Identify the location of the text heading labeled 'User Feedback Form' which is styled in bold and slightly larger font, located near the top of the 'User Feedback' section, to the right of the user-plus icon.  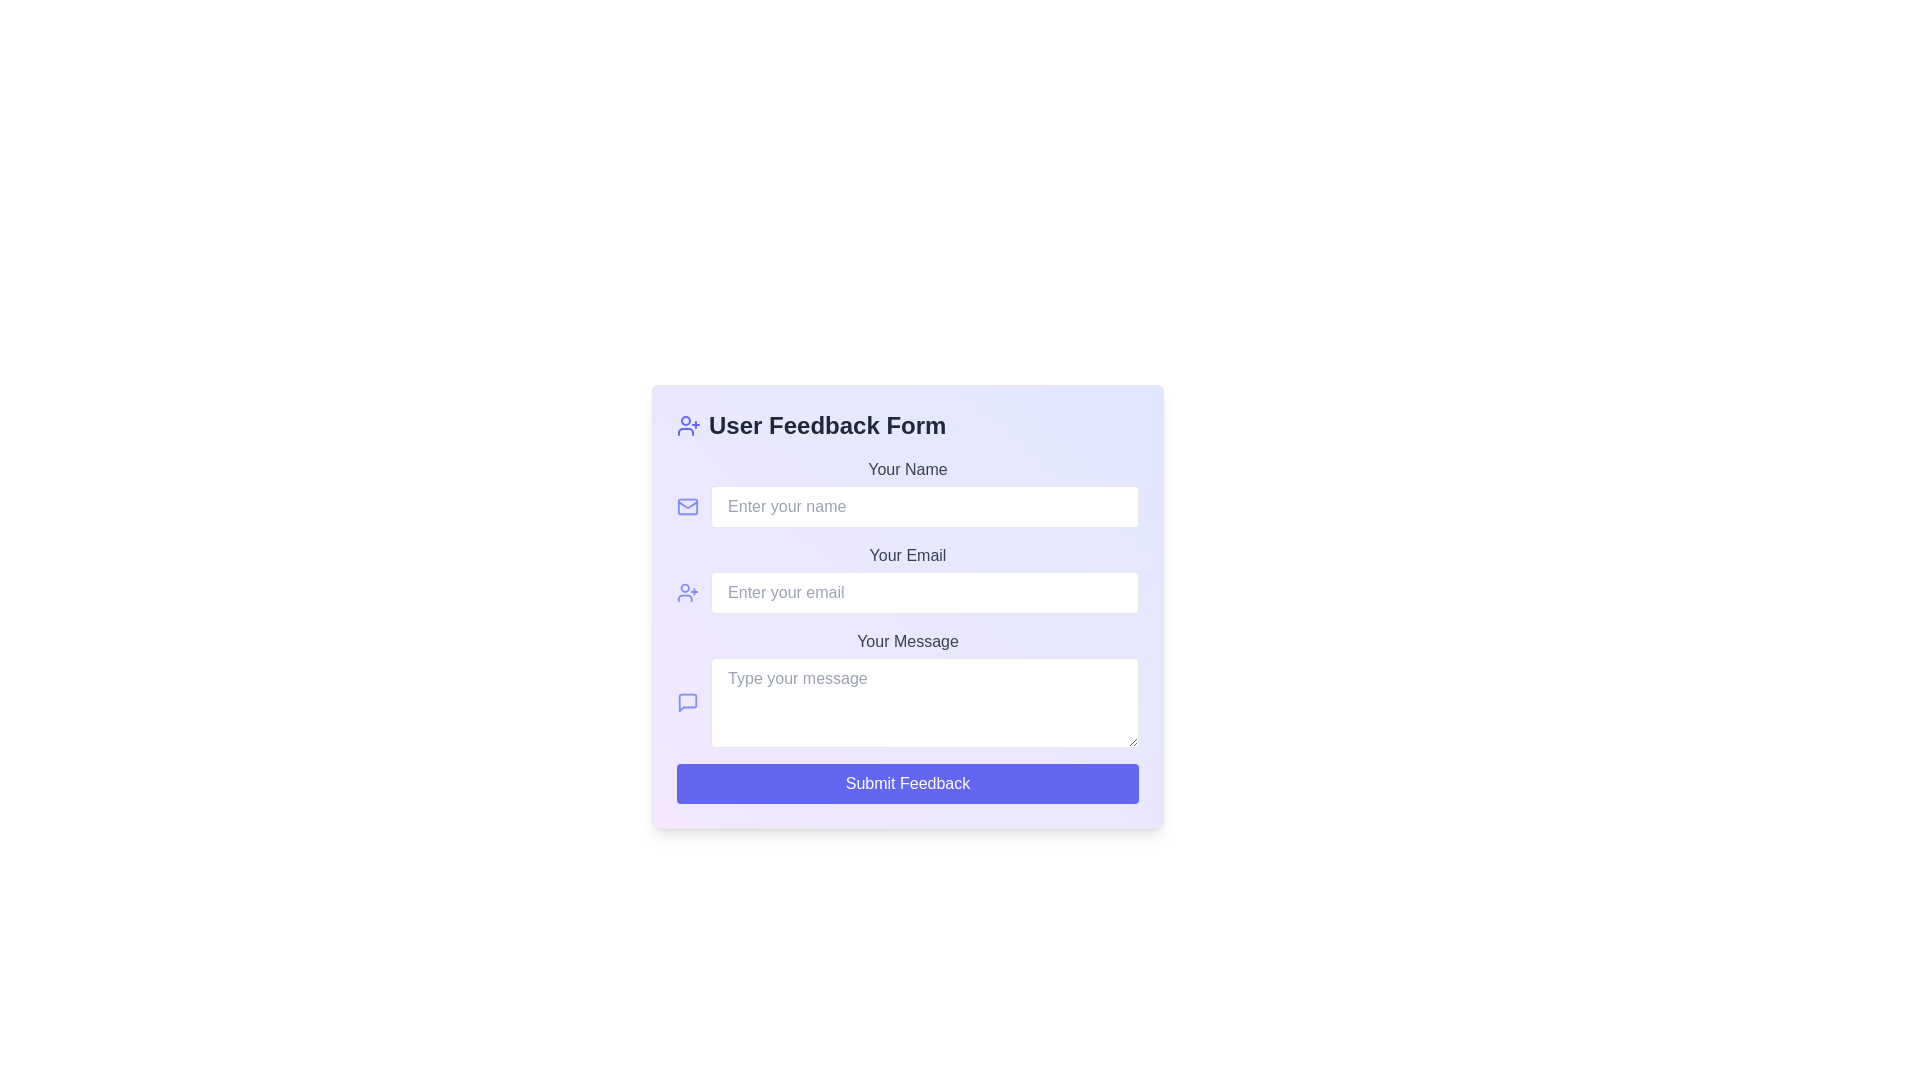
(827, 424).